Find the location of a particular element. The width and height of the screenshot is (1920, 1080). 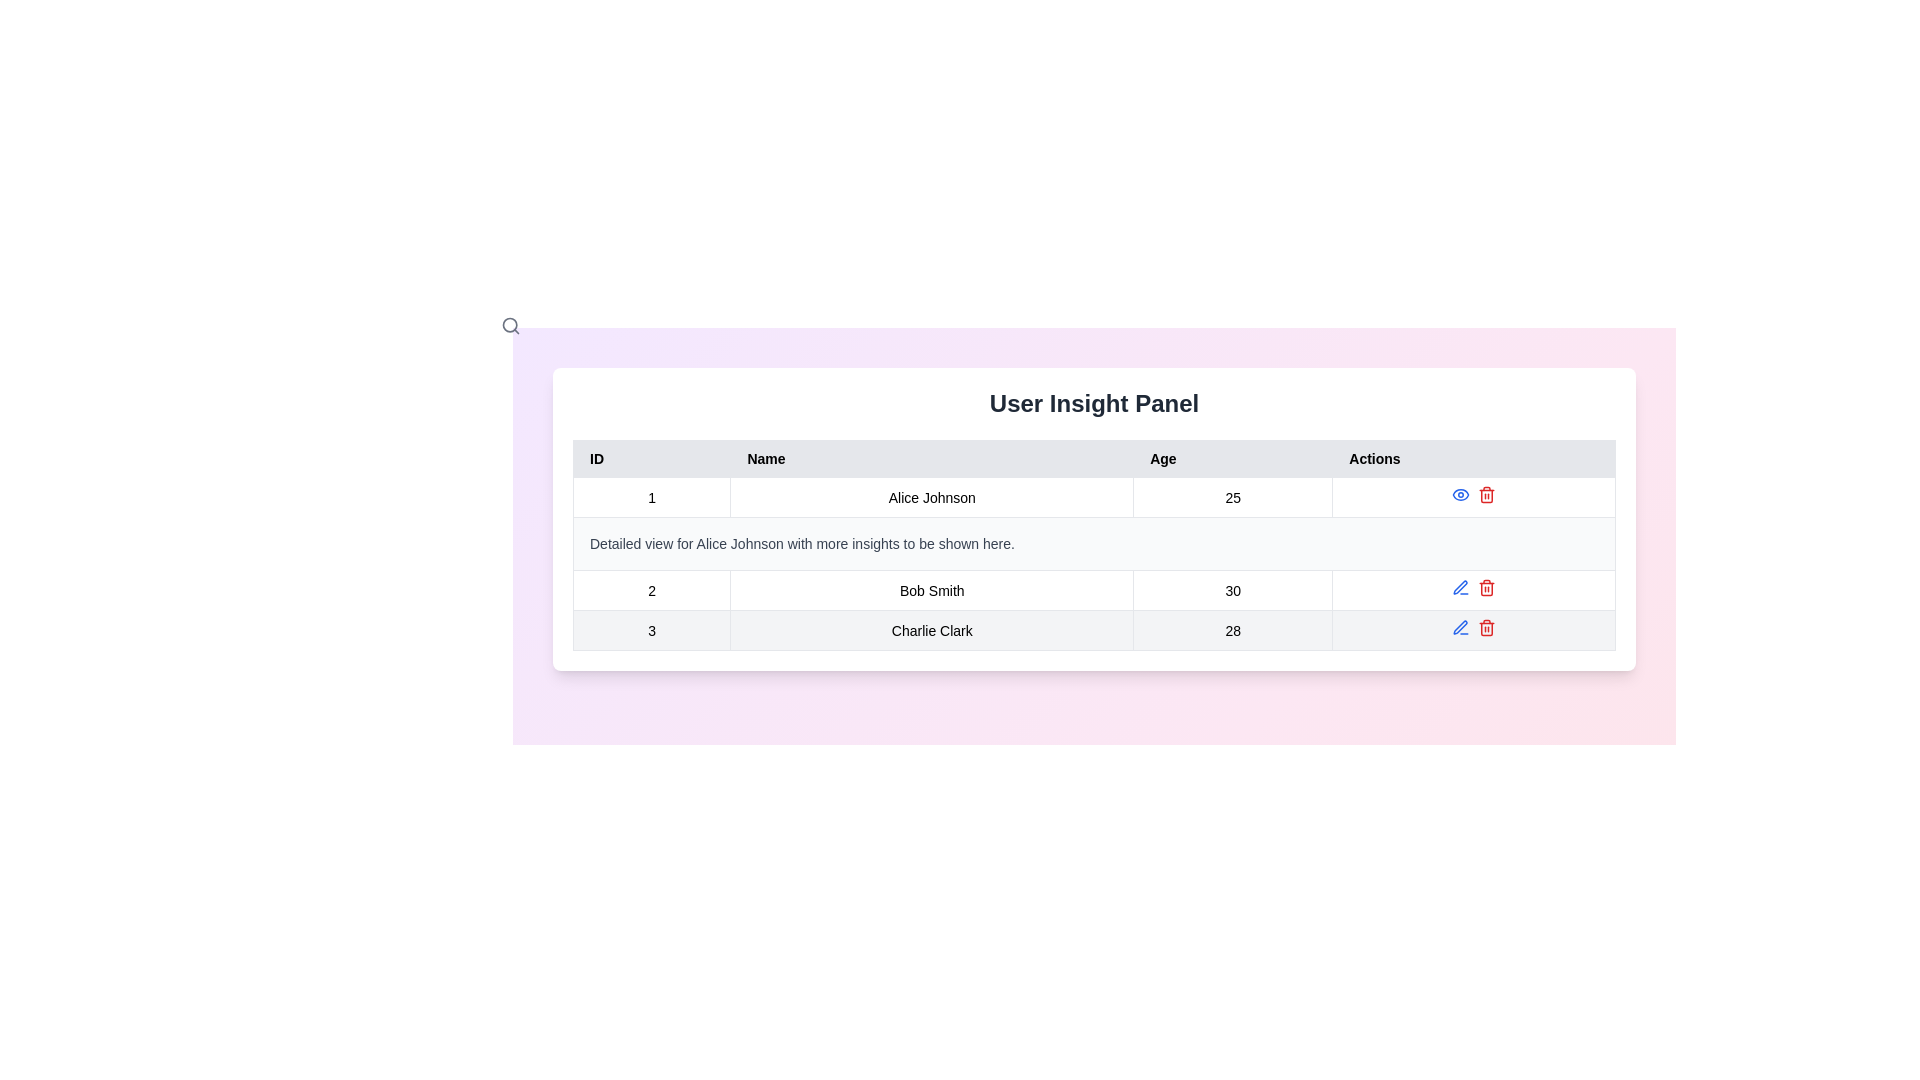

the blue eye icon button in the 'Actions' column of the table for Alice Johnson is located at coordinates (1461, 494).